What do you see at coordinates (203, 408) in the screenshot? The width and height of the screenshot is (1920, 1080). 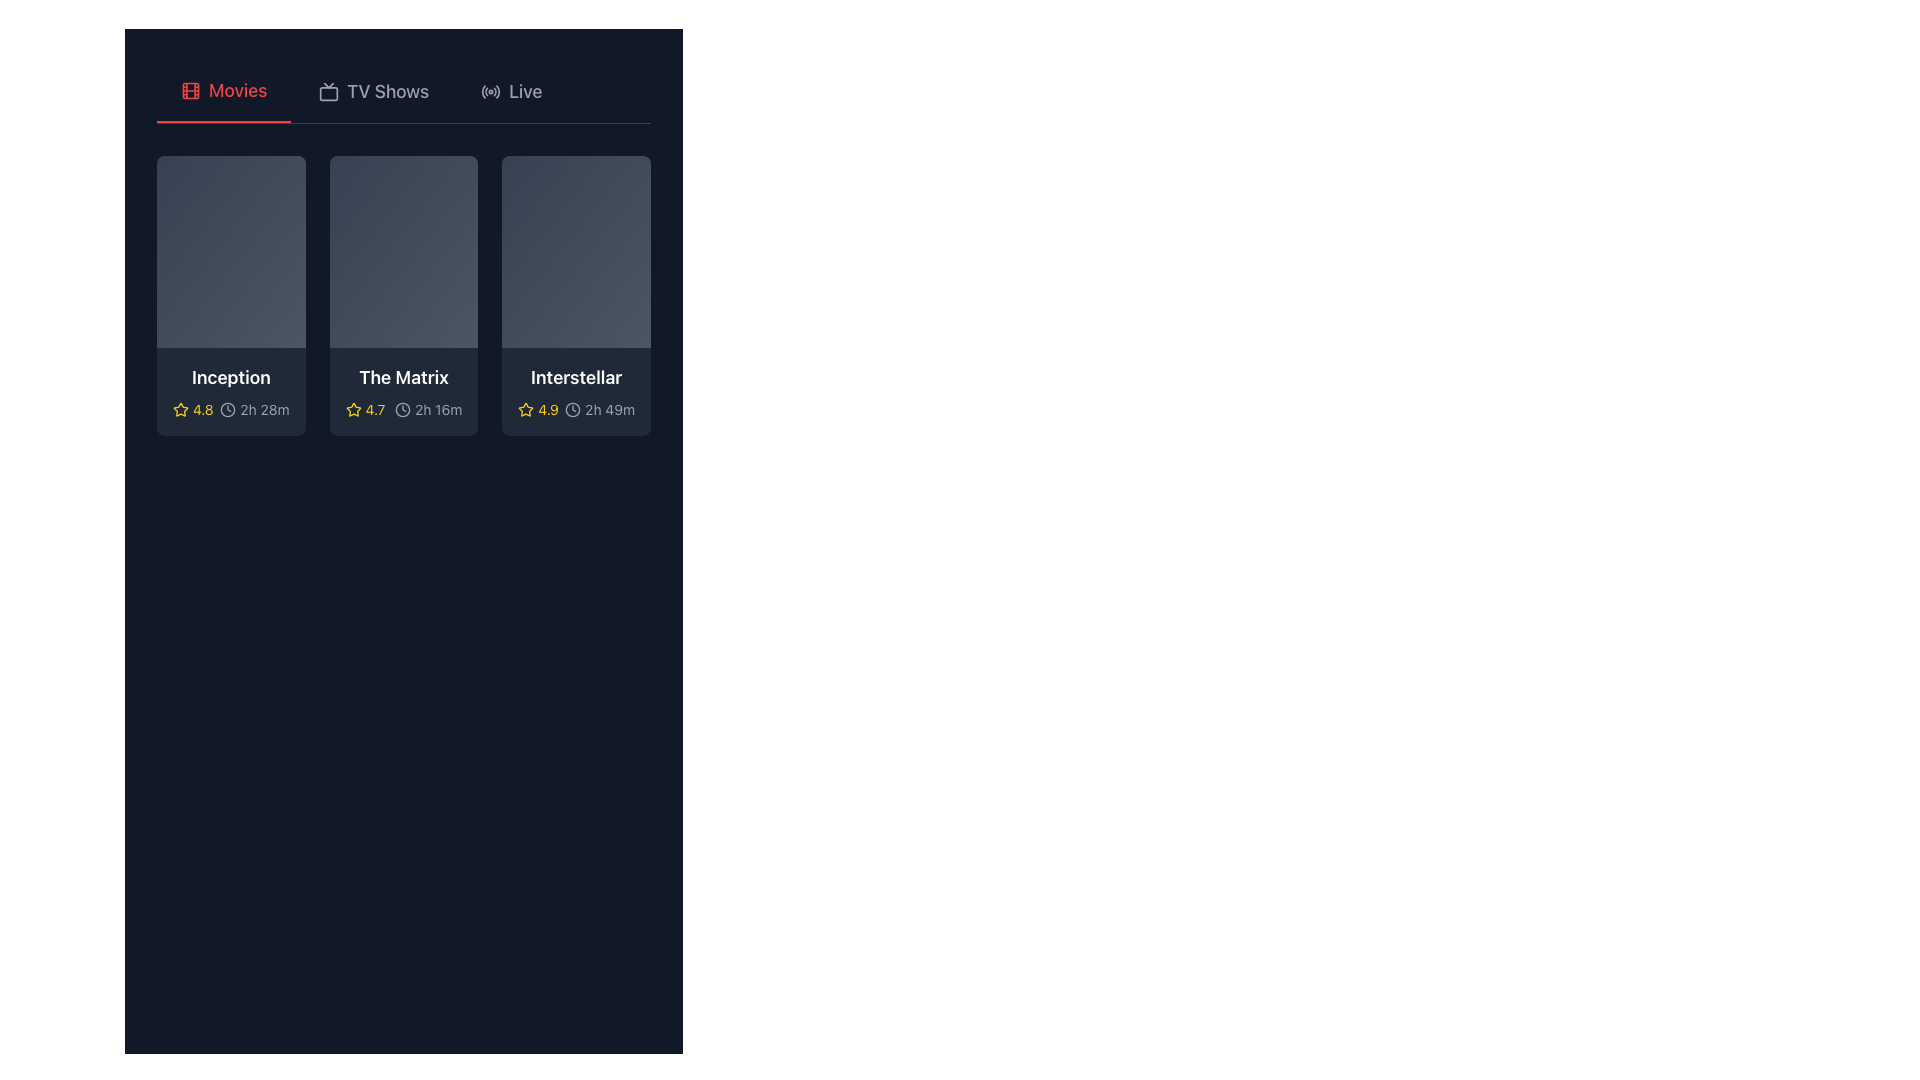 I see `the text label '4.8', which is styled in yellow and part of the rating system next to the star icon for the movie 'Inception'` at bounding box center [203, 408].